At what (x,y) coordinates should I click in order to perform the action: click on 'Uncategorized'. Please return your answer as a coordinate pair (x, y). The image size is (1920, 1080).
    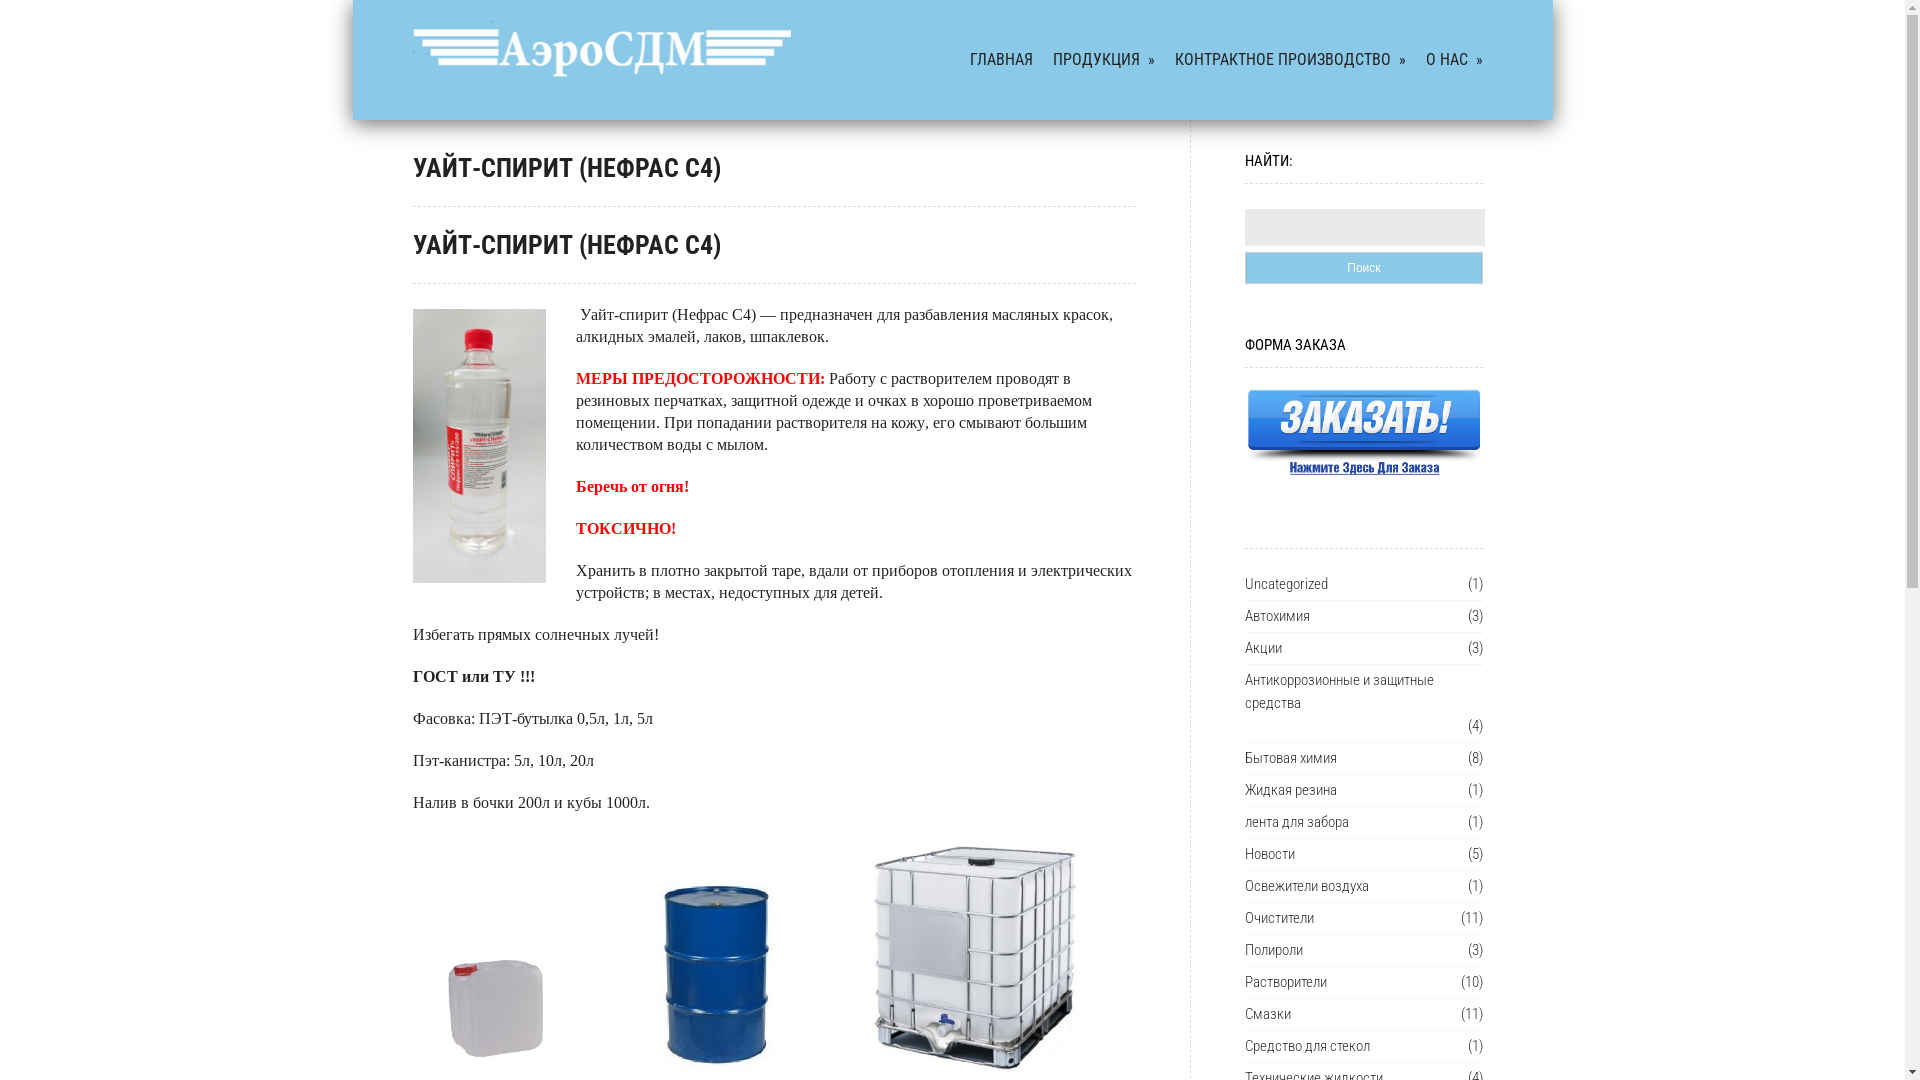
    Looking at the image, I should click on (1243, 584).